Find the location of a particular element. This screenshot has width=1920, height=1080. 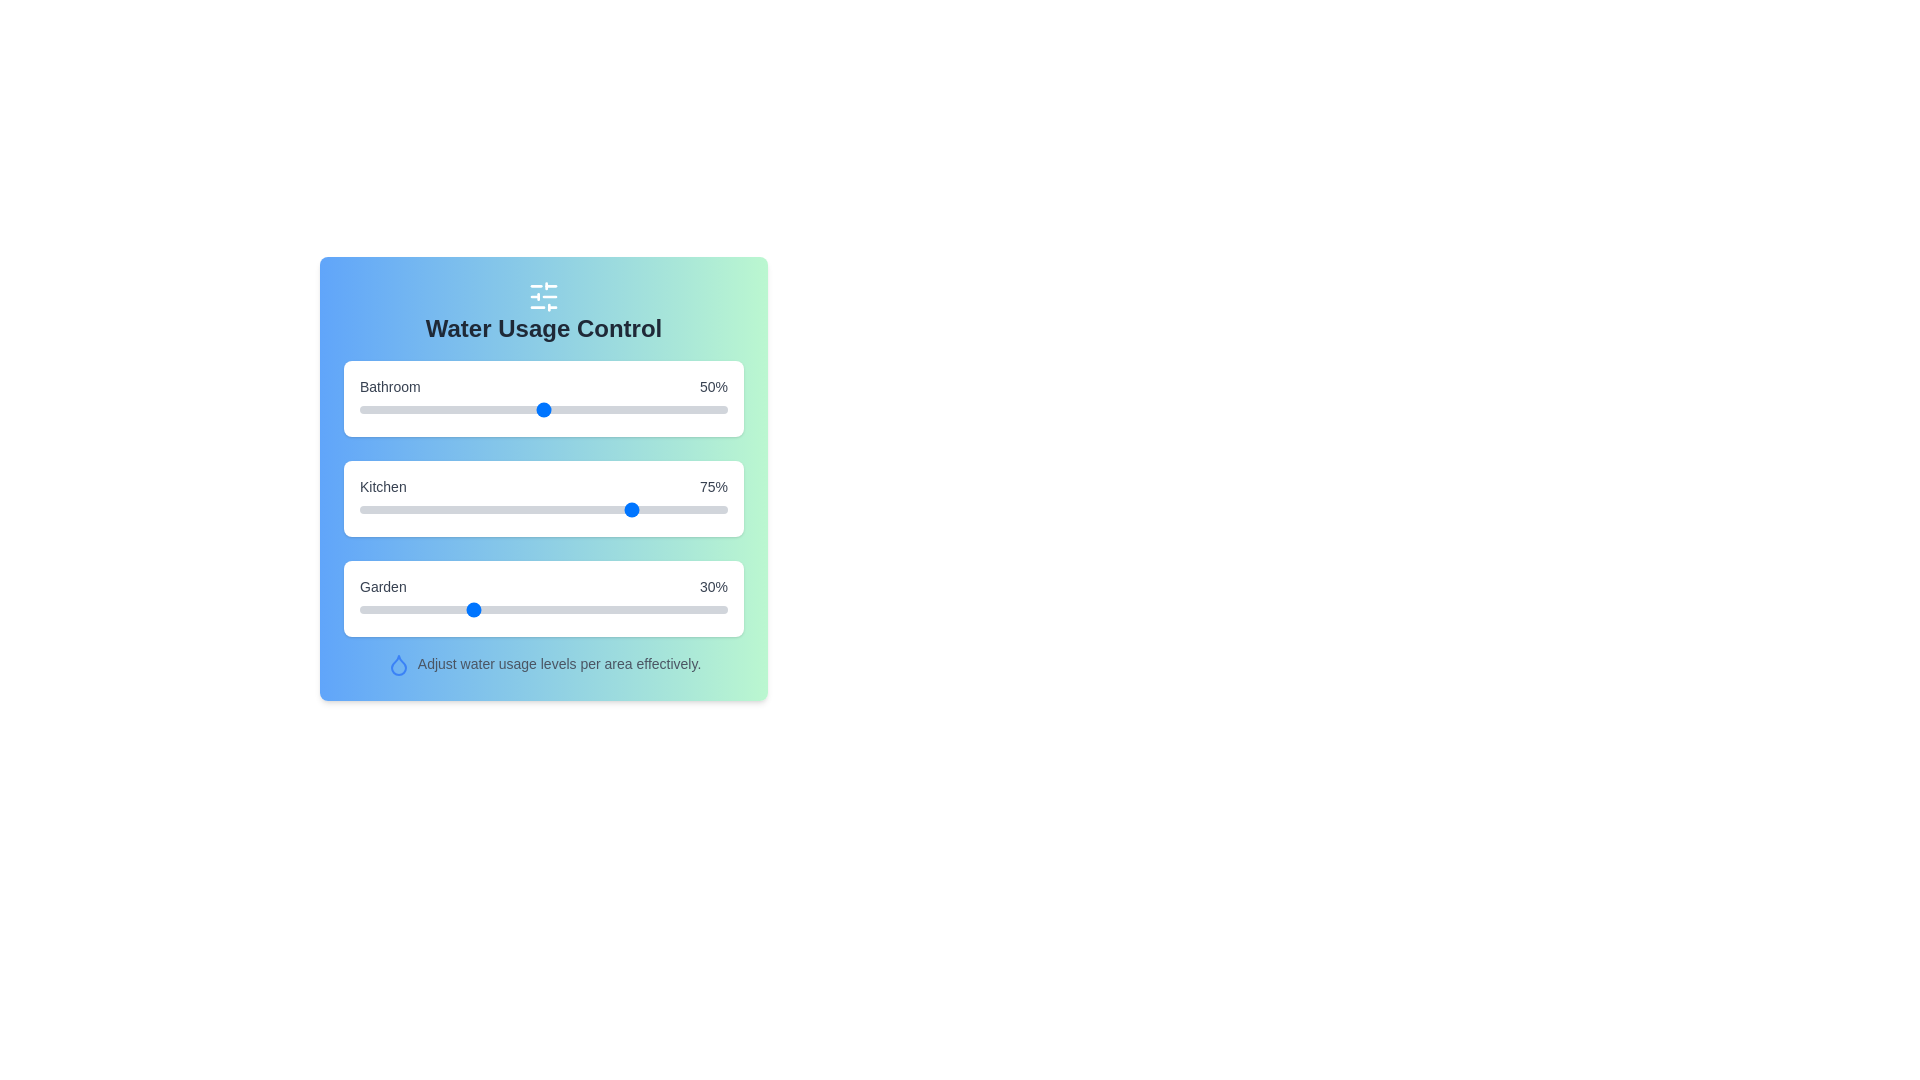

the descriptive text at the bottom of the panel is located at coordinates (543, 664).